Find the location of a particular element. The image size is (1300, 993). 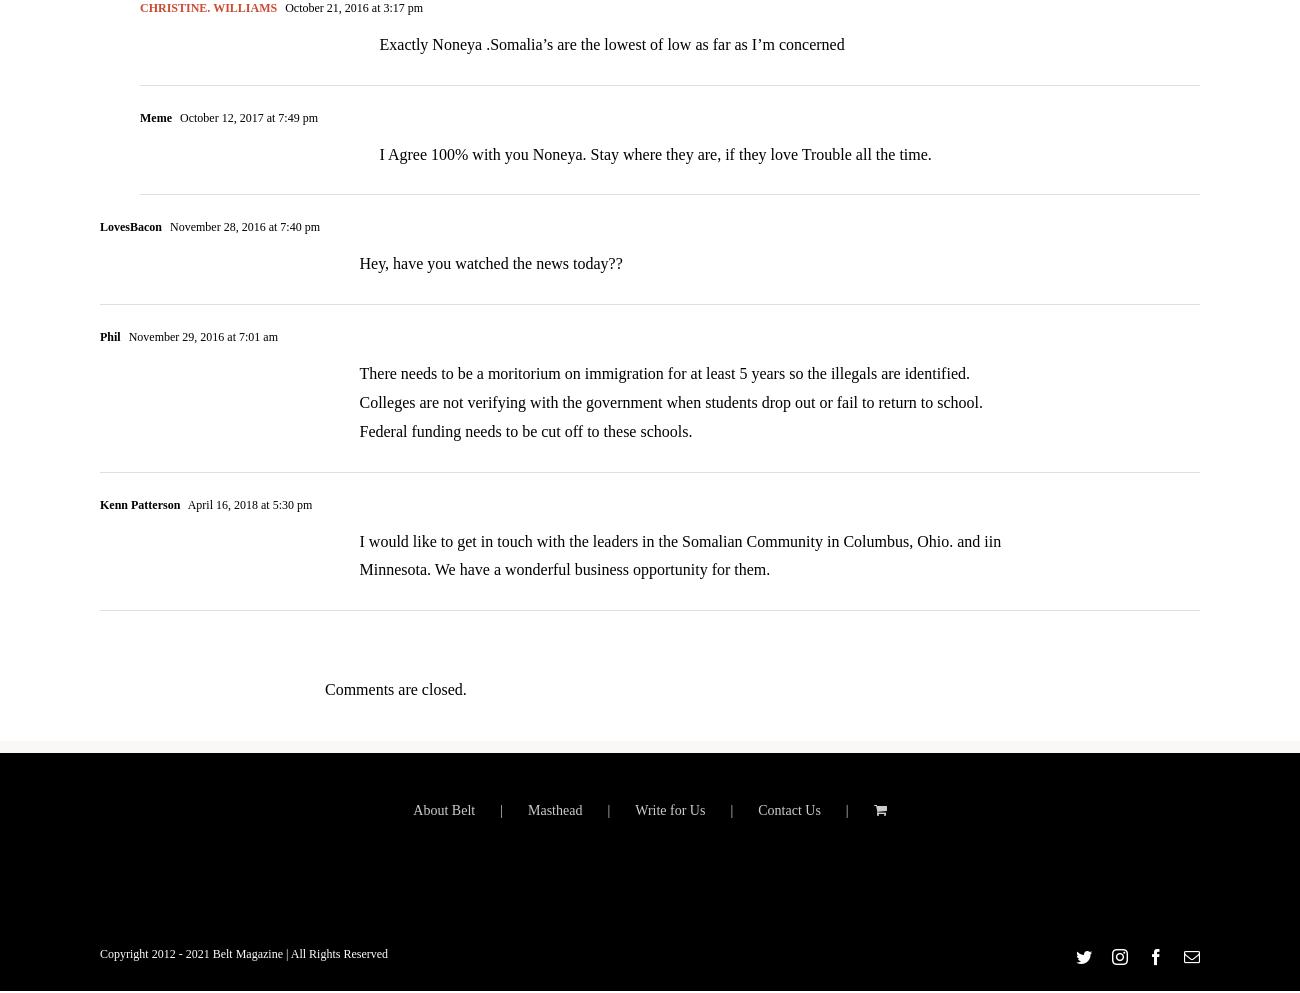

'There needs to be a moritorium on immigration for at least 5 years so the illegals are identified. Colleges are not verifying with the government when students drop out or fail to return to school. Federal funding needs to be cut off to these schools.' is located at coordinates (669, 414).